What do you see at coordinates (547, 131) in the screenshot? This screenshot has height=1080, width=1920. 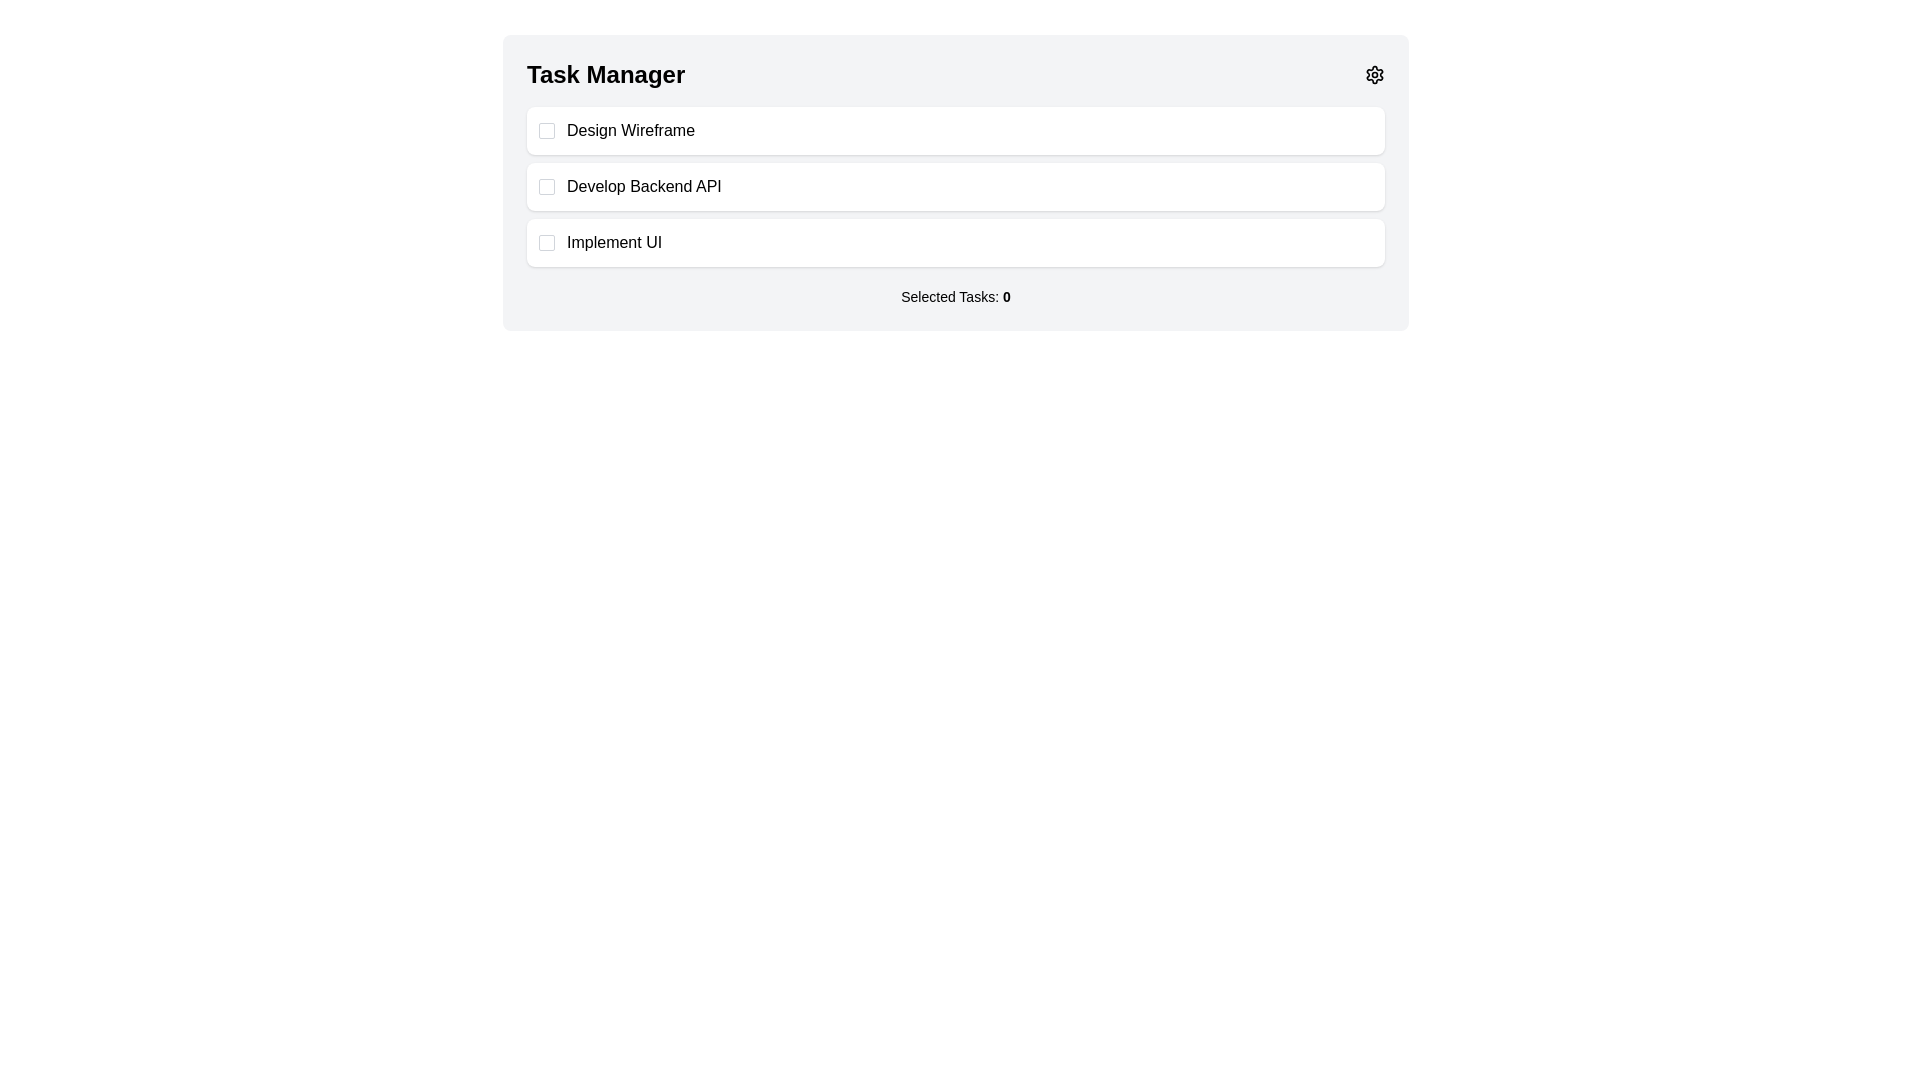 I see `the first checkbox for the task 'Design Wireframe' in the task manager interface` at bounding box center [547, 131].